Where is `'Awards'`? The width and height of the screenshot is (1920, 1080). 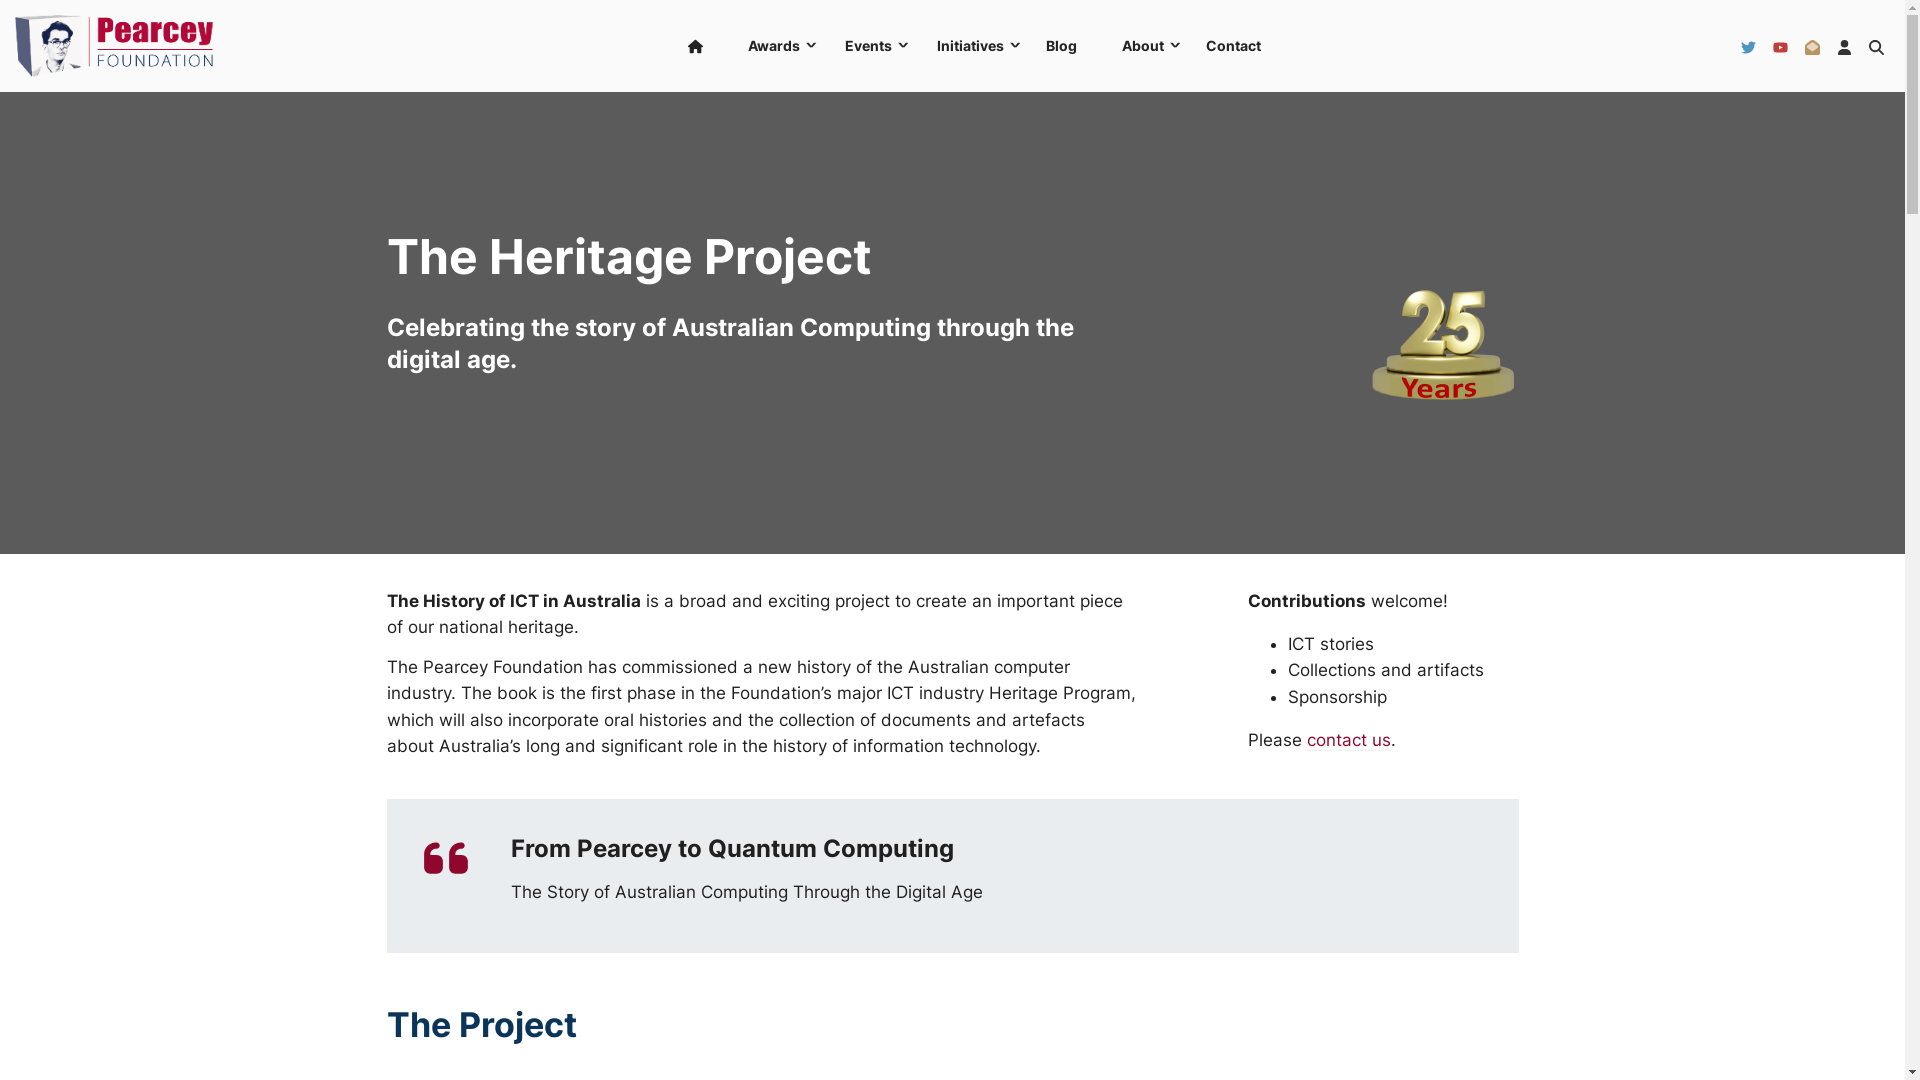
'Awards' is located at coordinates (771, 45).